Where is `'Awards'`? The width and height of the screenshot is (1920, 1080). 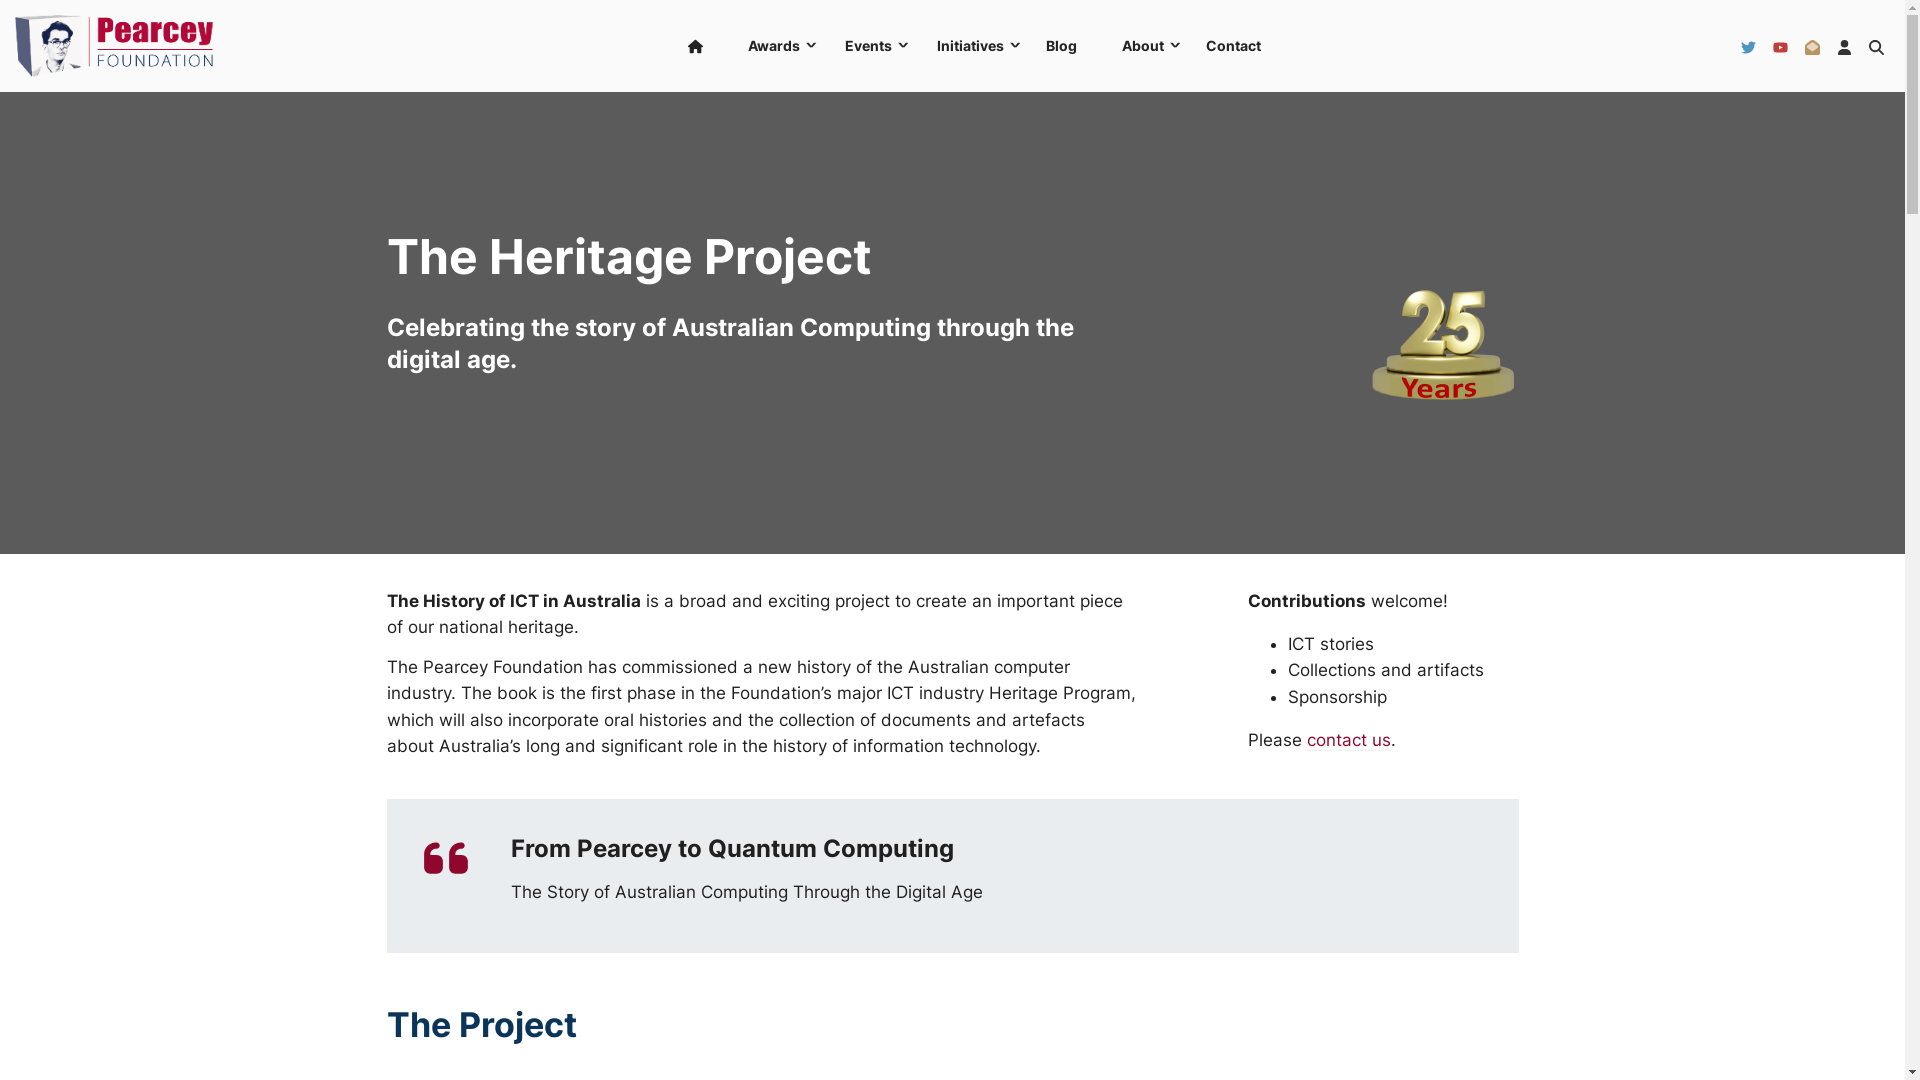
'Awards' is located at coordinates (771, 45).